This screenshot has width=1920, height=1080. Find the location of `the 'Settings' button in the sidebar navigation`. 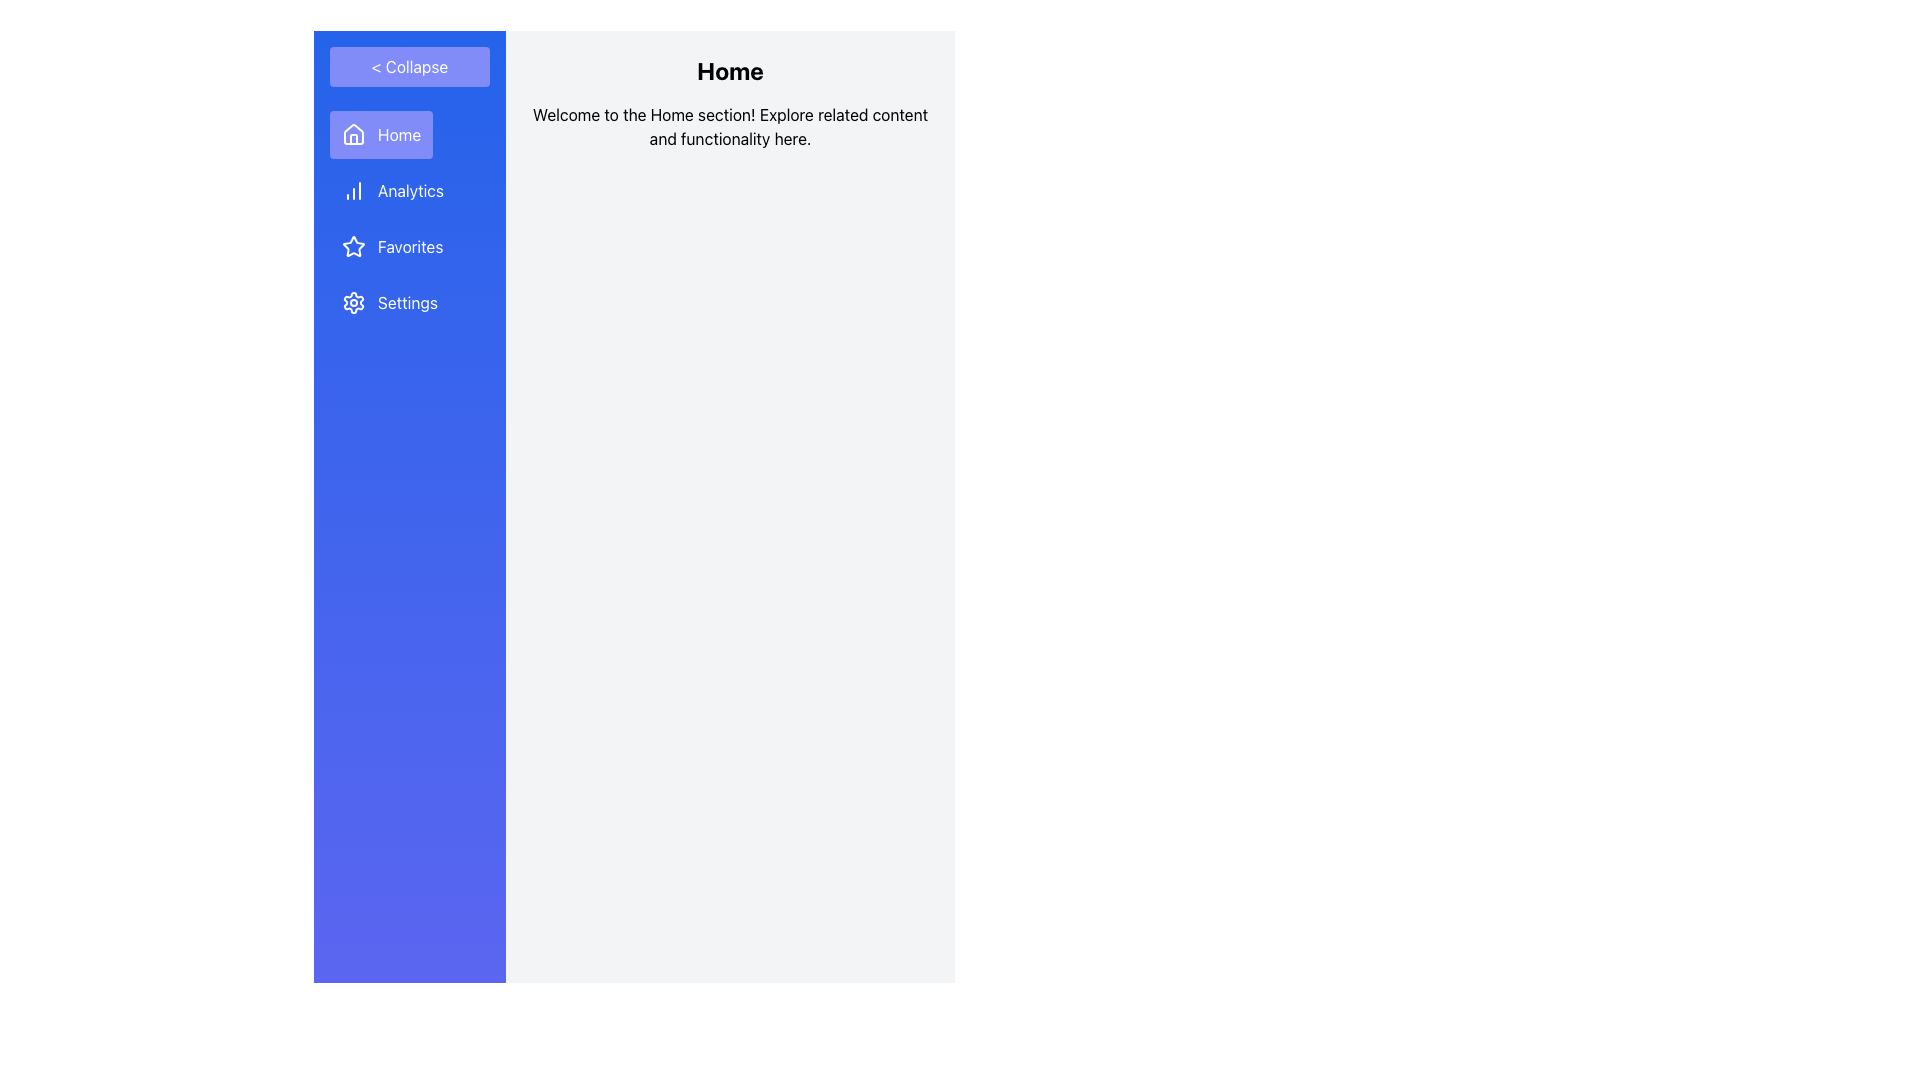

the 'Settings' button in the sidebar navigation is located at coordinates (389, 303).